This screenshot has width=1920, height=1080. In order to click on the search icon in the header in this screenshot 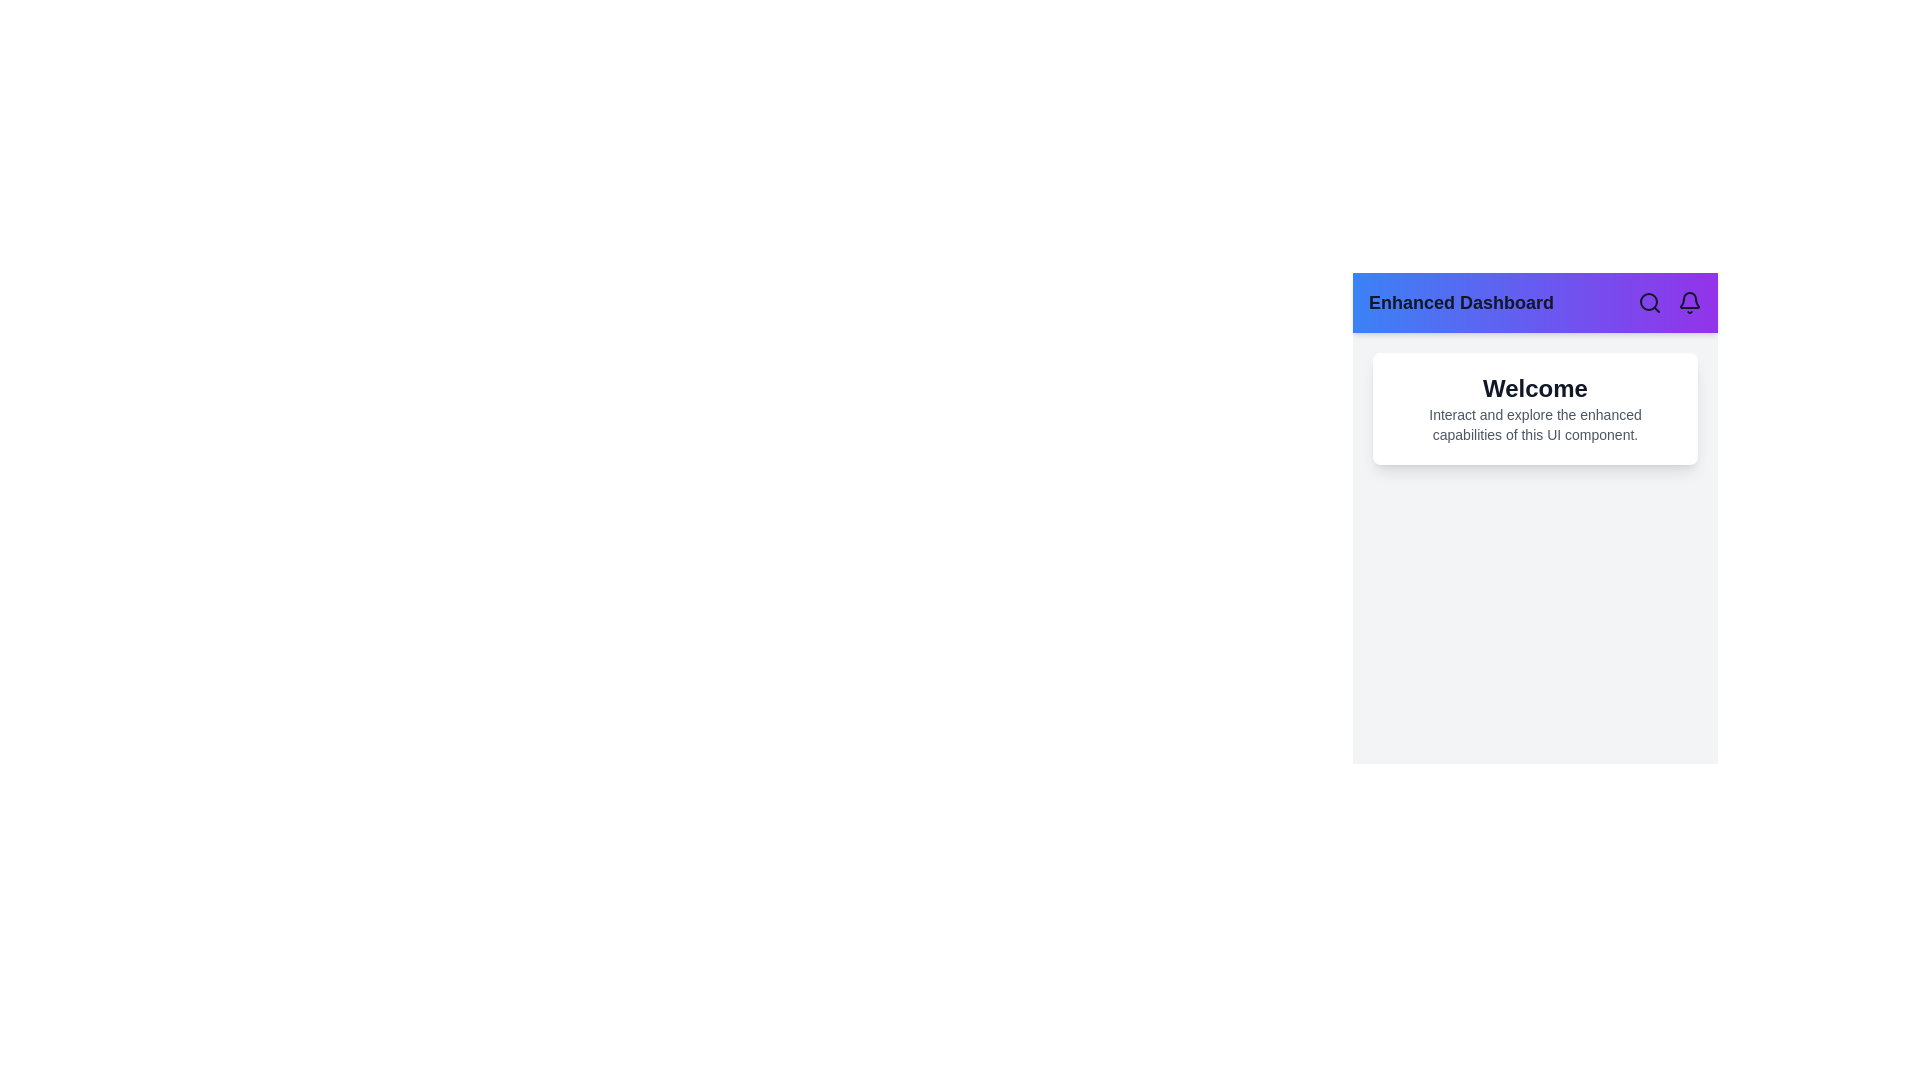, I will do `click(1650, 303)`.